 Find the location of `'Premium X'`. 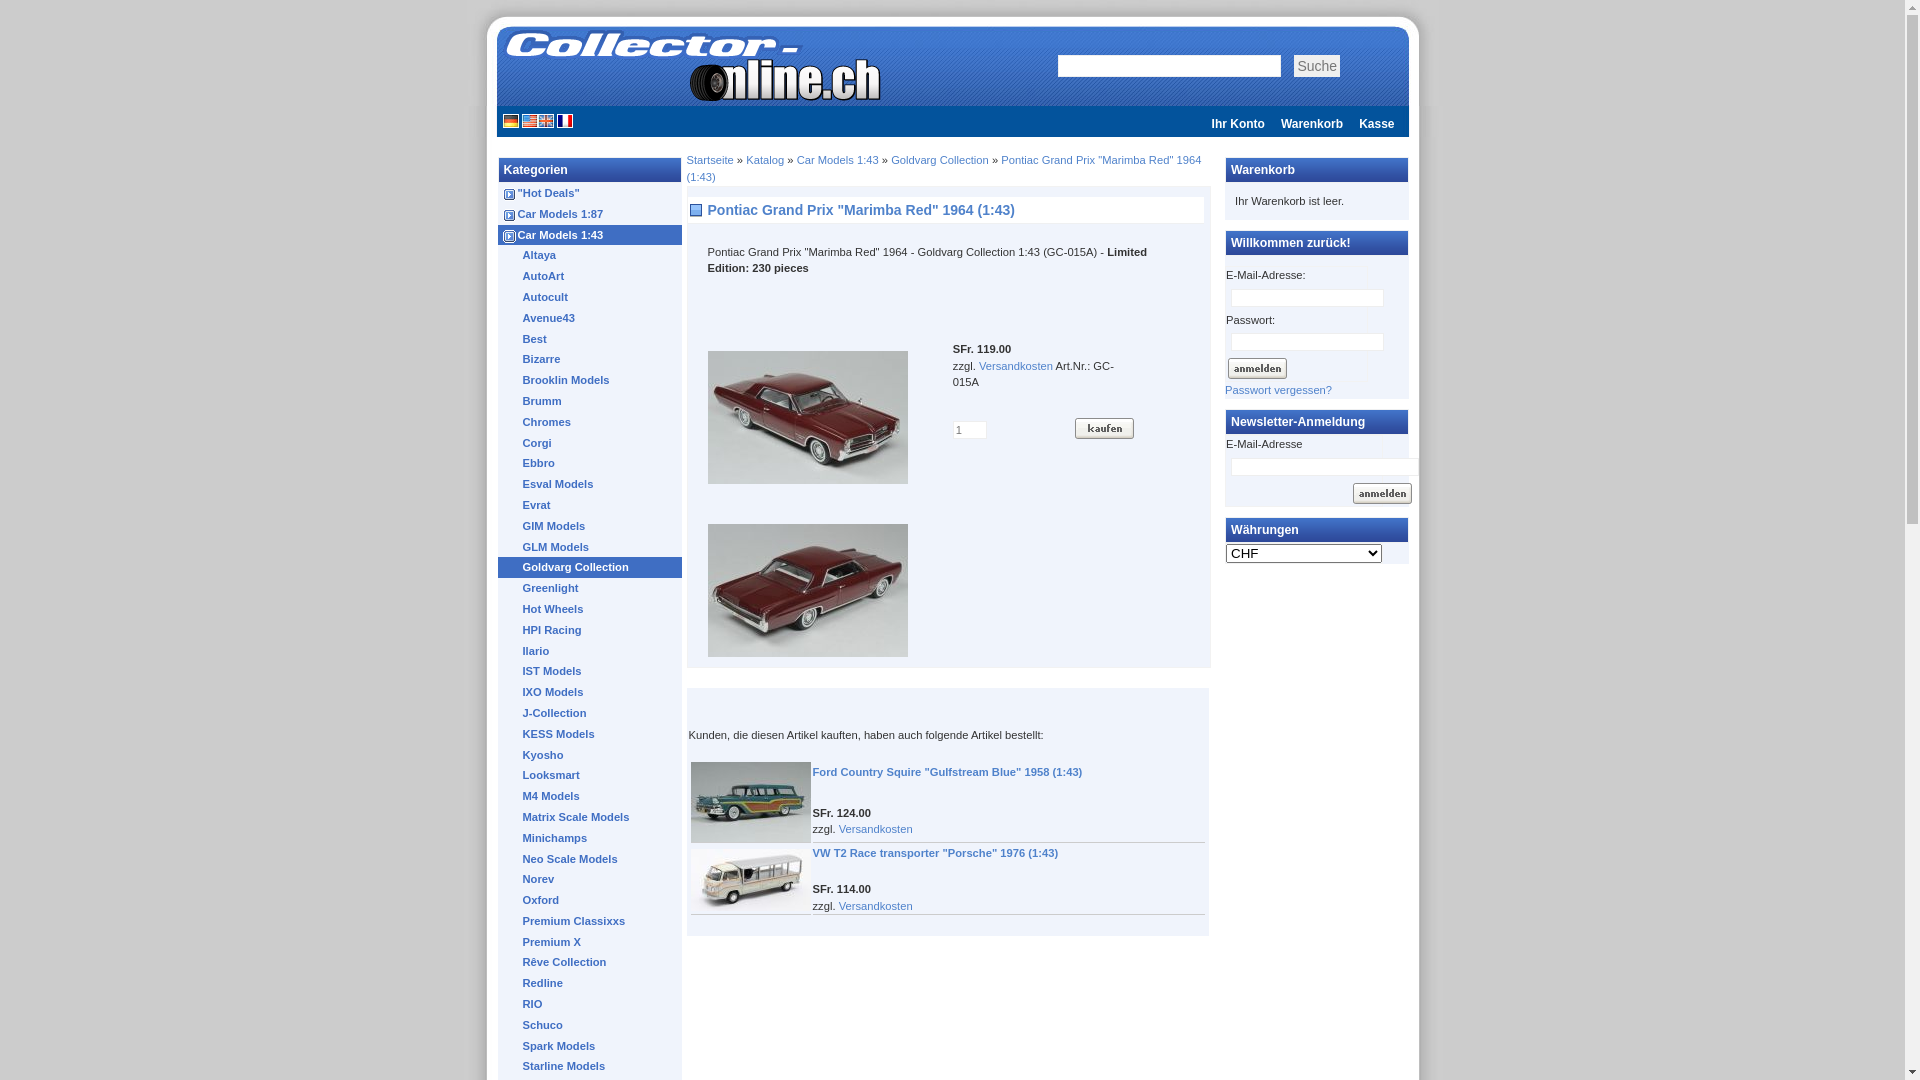

'Premium X' is located at coordinates (592, 942).